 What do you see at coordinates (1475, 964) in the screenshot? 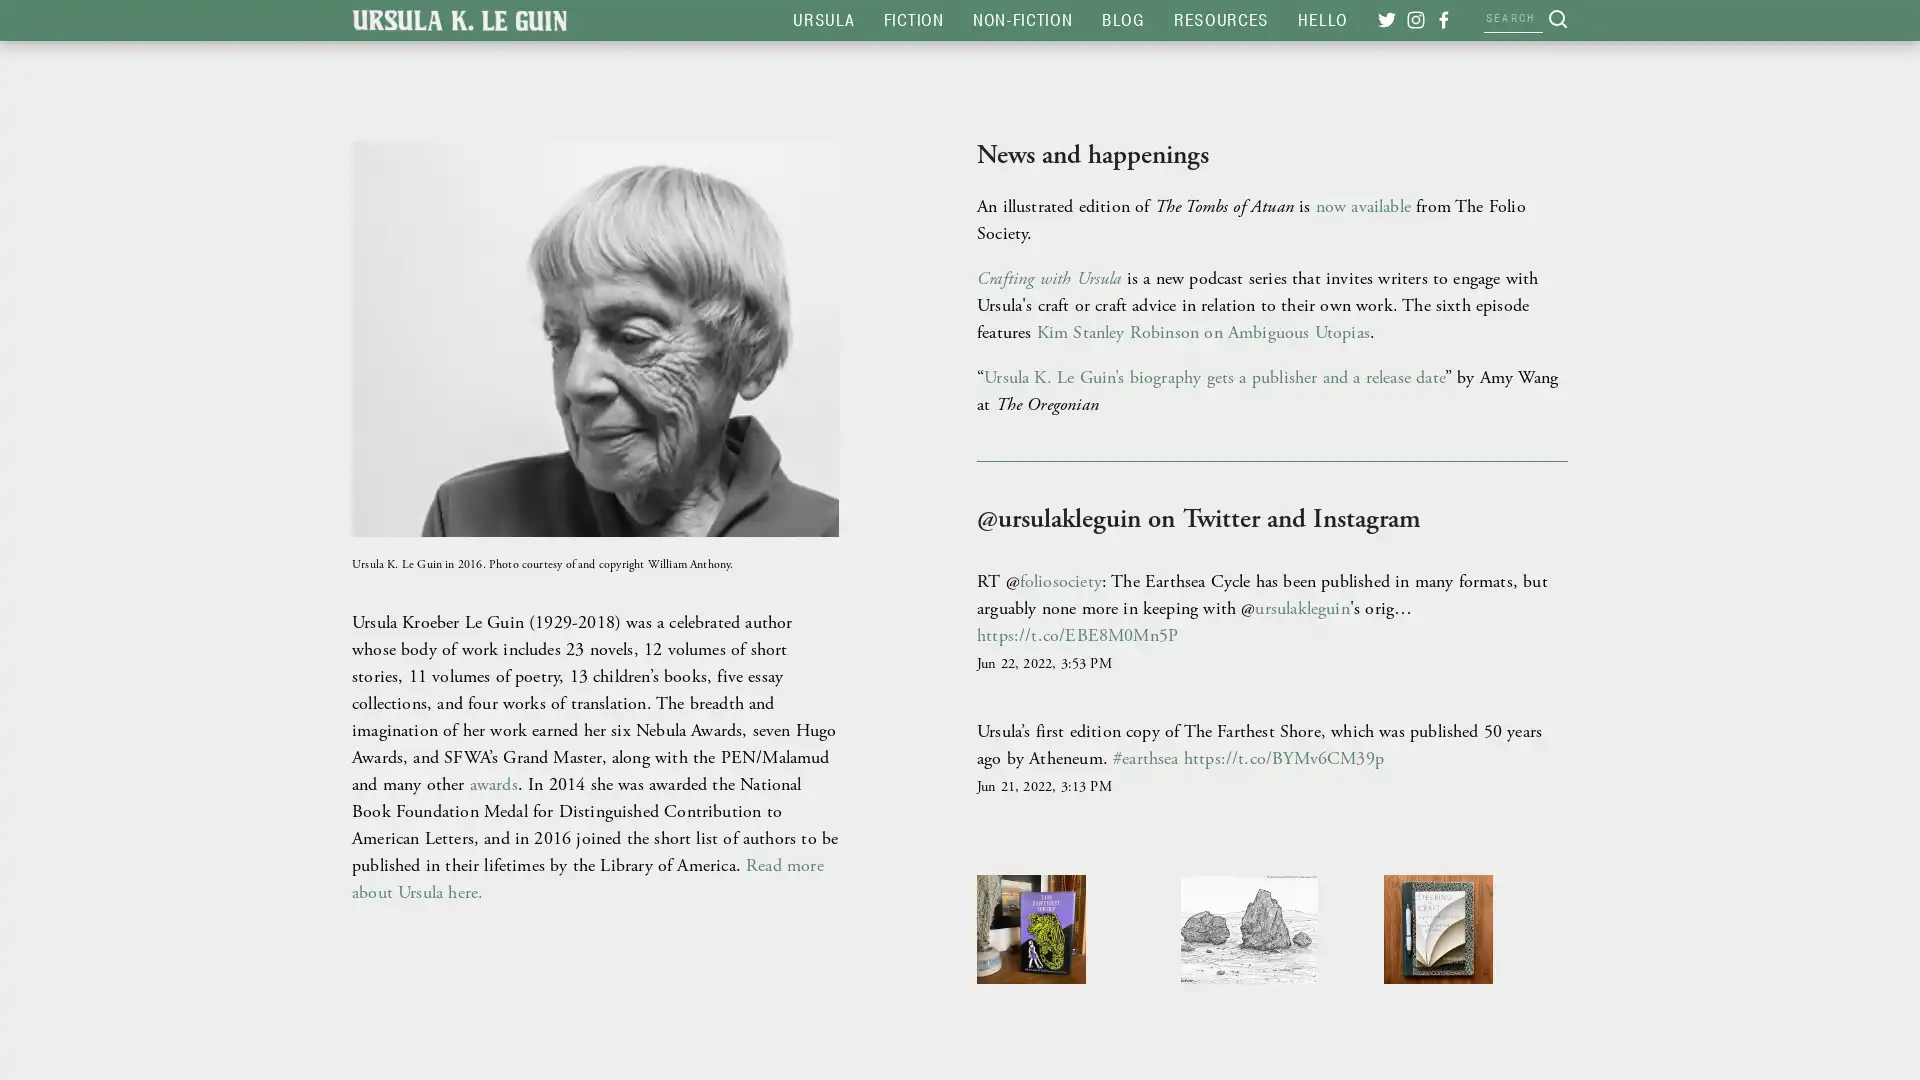
I see `View fullsize &ldquo;A writer who wants to write good stuff needs to read great stuff. If you don&rsquo;t read widely, or read only writers in fashion at the moment, you&rsquo;ll have a limited idea of what can be done with the English language.&rdquo; &mdash;fr` at bounding box center [1475, 964].